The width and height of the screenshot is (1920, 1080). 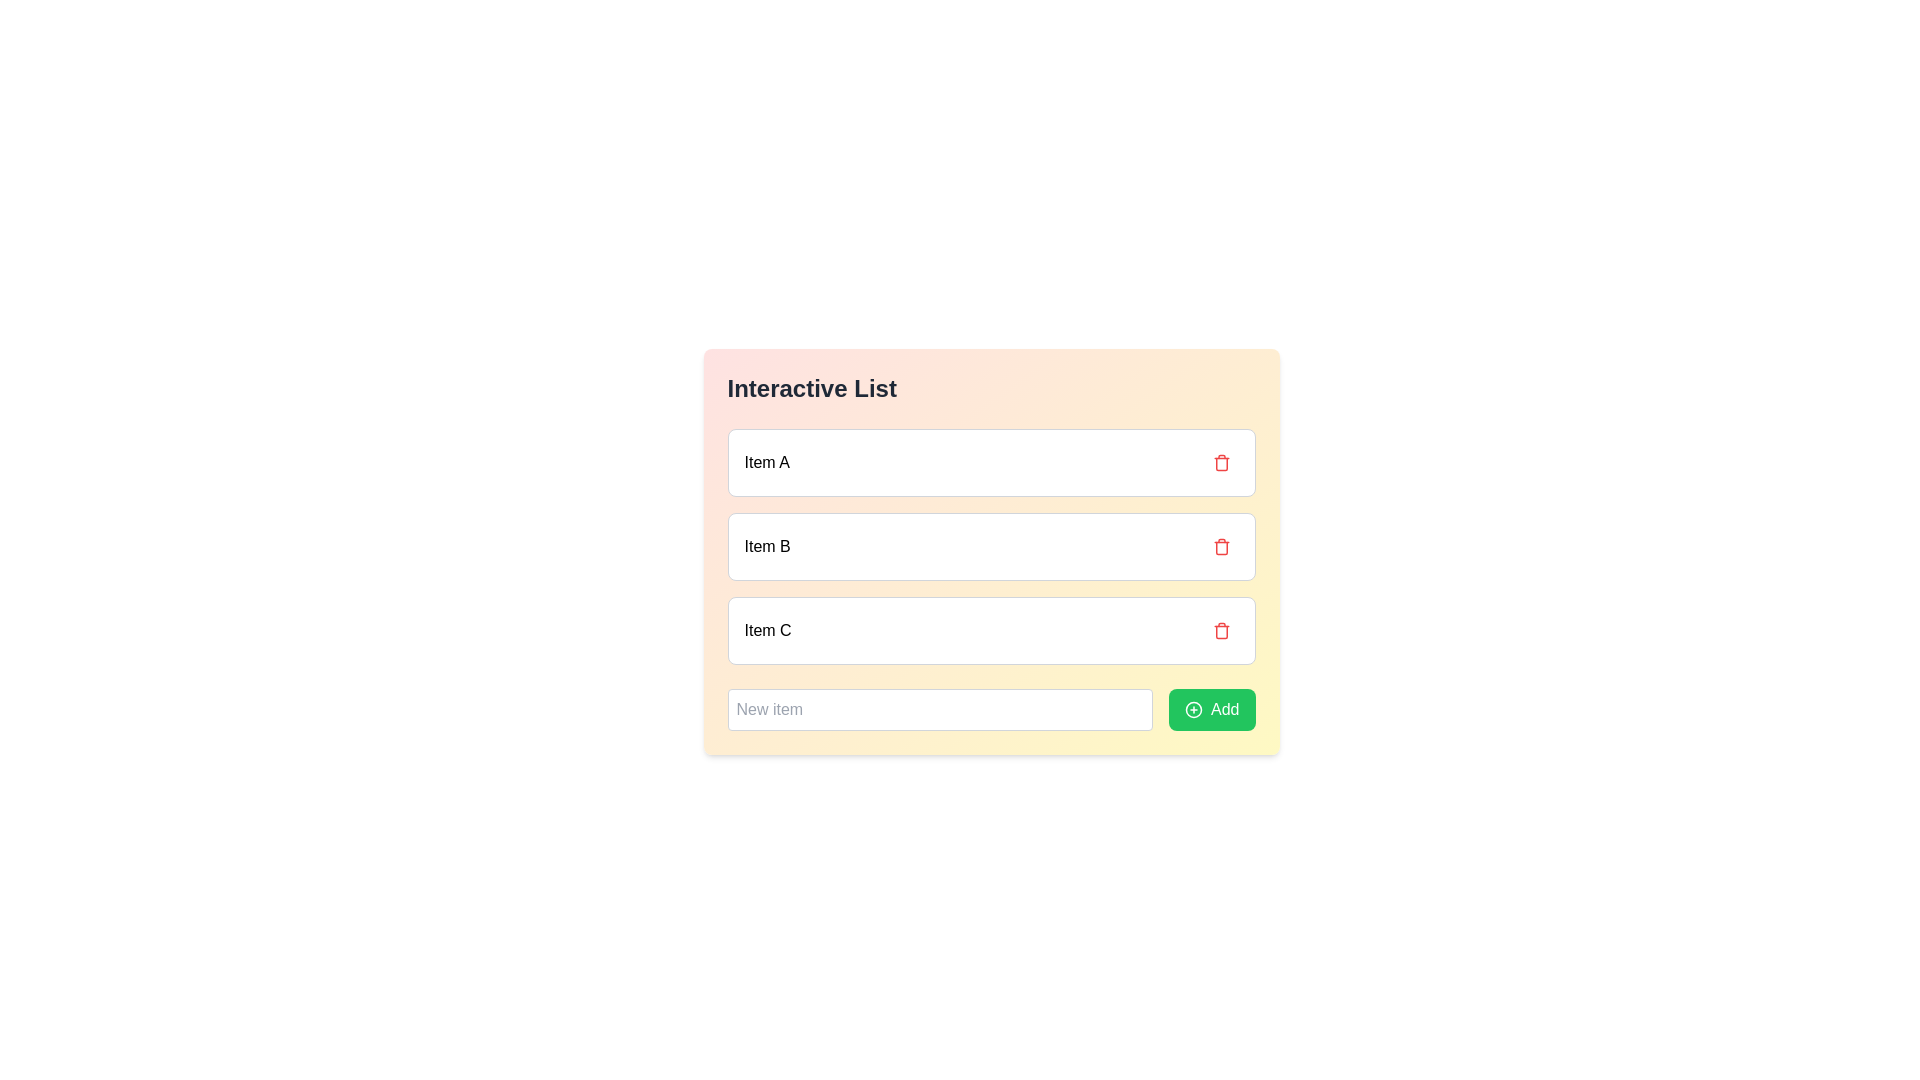 What do you see at coordinates (1220, 631) in the screenshot?
I see `the delete icon located in the bottom-right corner of the block representing the third item in the interactive list` at bounding box center [1220, 631].